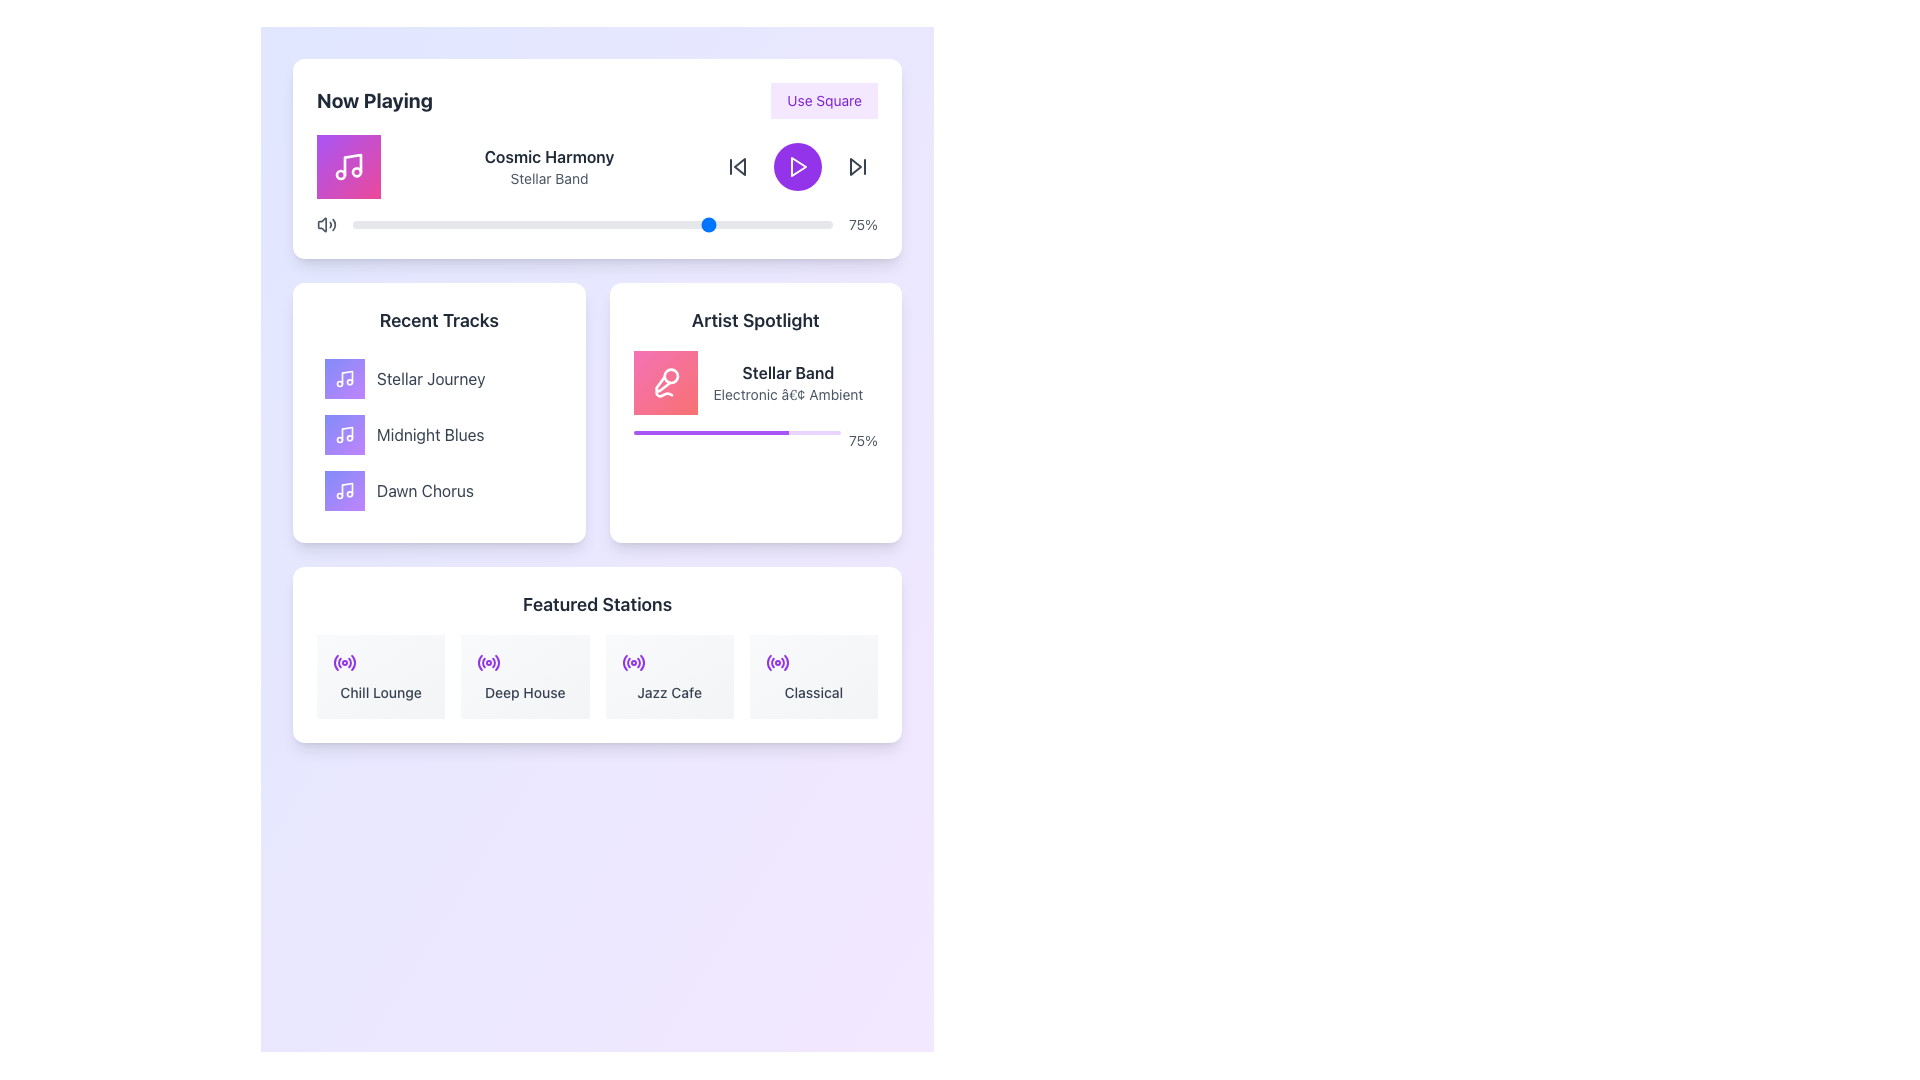  I want to click on the text label 'Featured Stations', which is styled in bold and large font, located at the top center of a card section, so click(596, 604).